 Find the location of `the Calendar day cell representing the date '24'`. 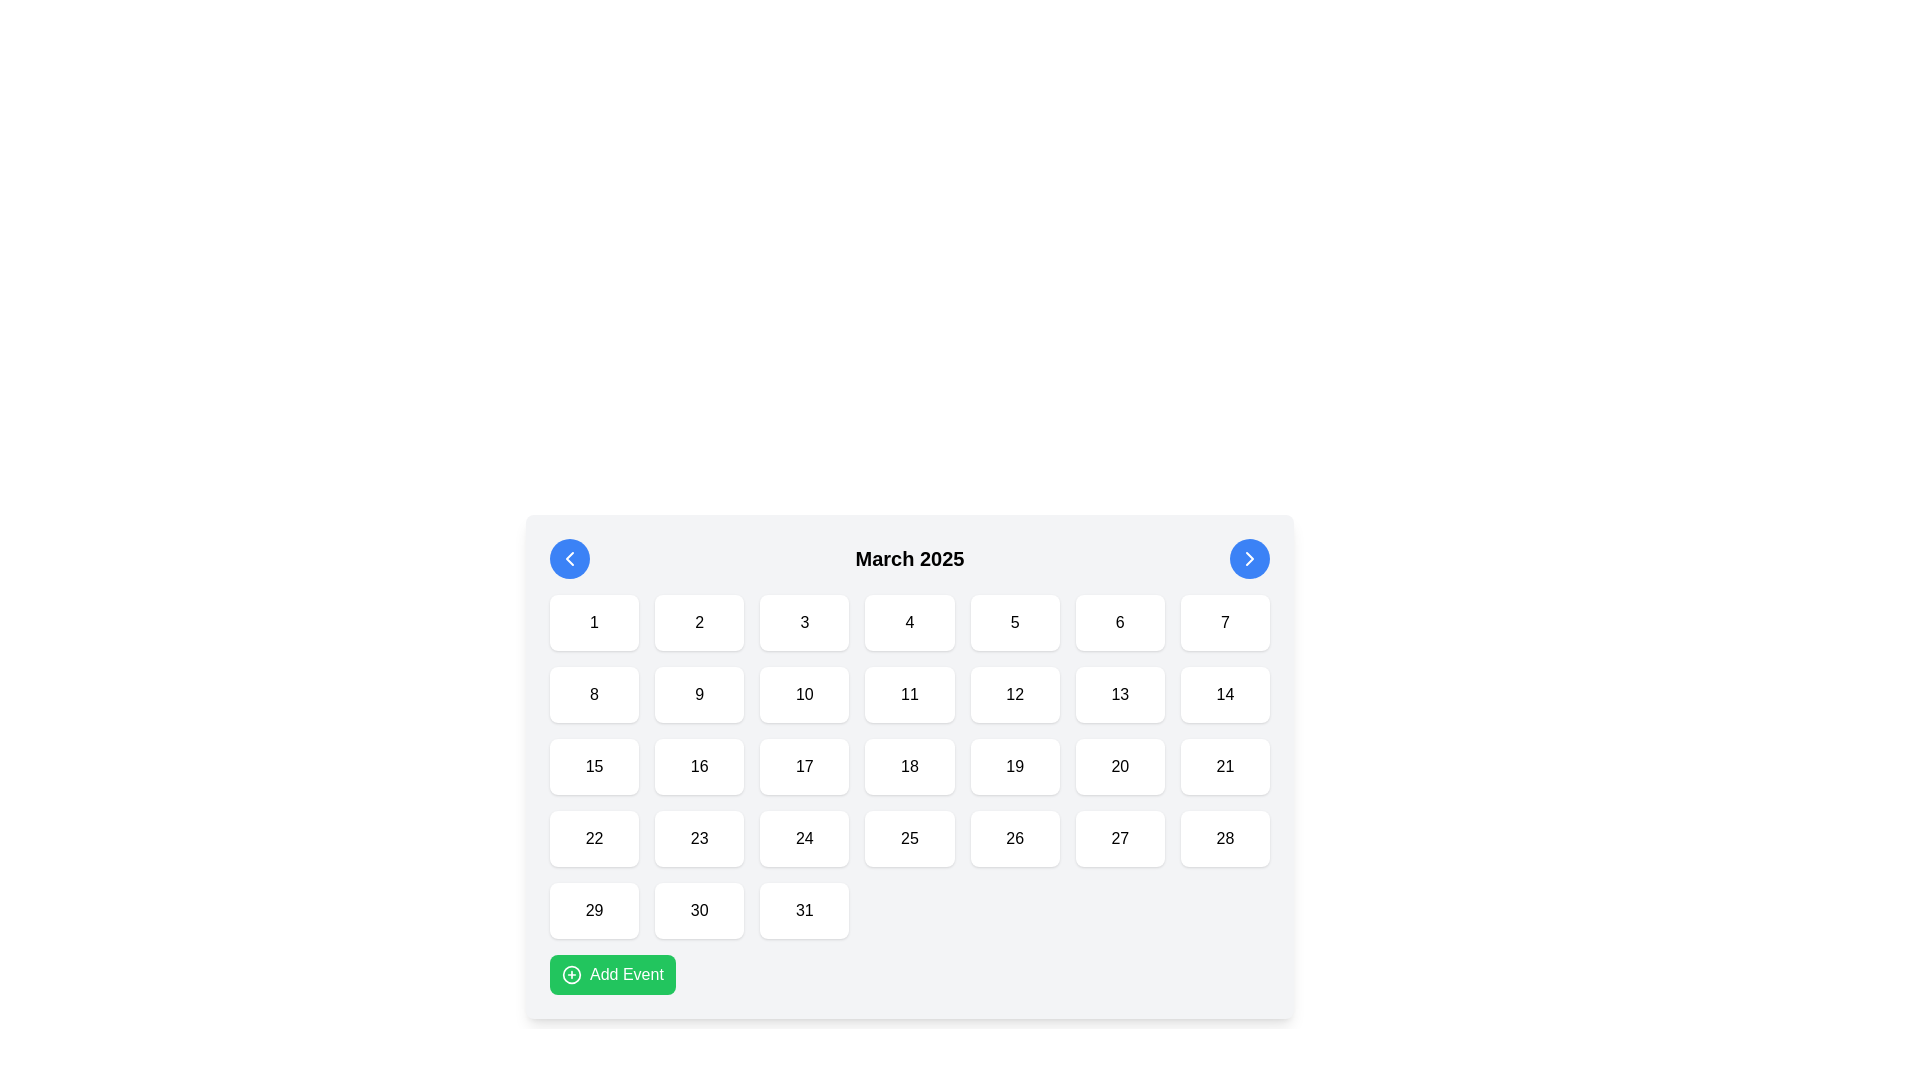

the Calendar day cell representing the date '24' is located at coordinates (804, 839).